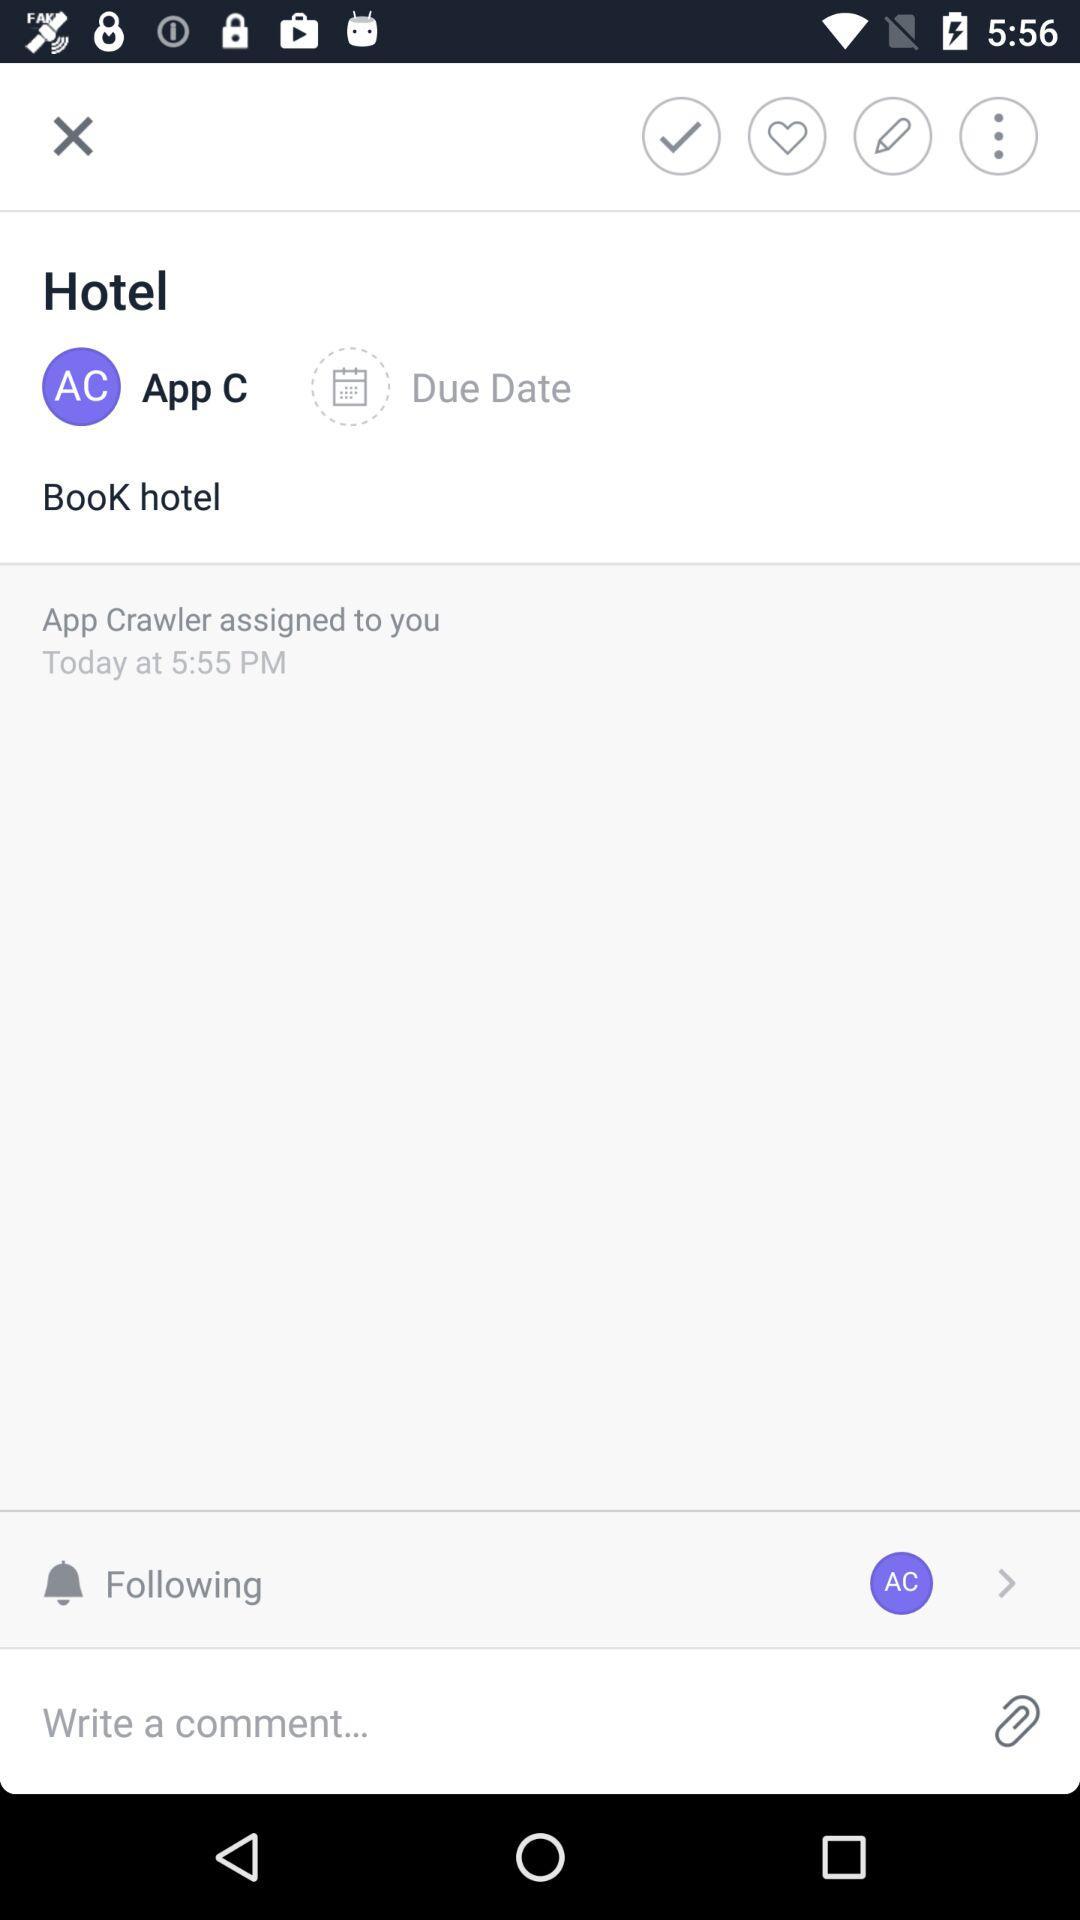 The height and width of the screenshot is (1920, 1080). What do you see at coordinates (440, 387) in the screenshot?
I see `due date icon` at bounding box center [440, 387].